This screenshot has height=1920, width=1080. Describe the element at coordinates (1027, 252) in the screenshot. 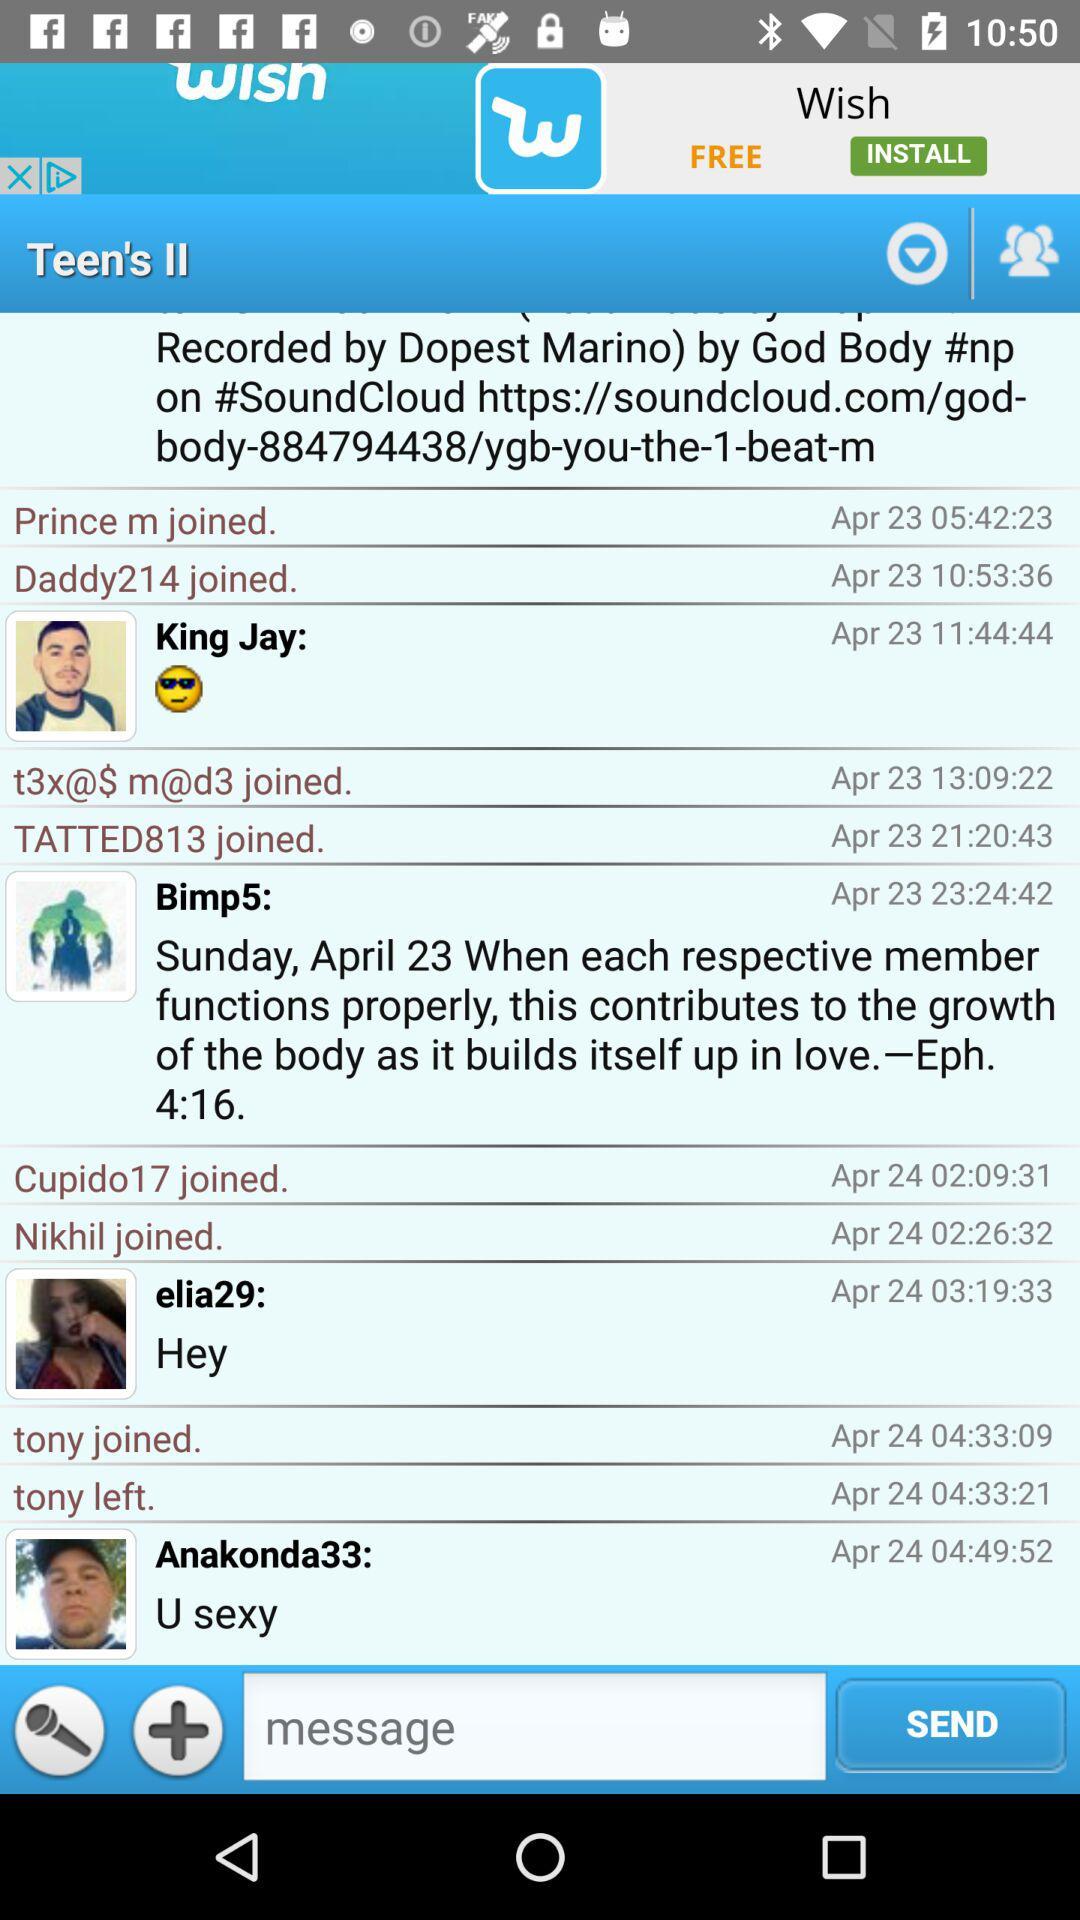

I see `the group icon` at that location.